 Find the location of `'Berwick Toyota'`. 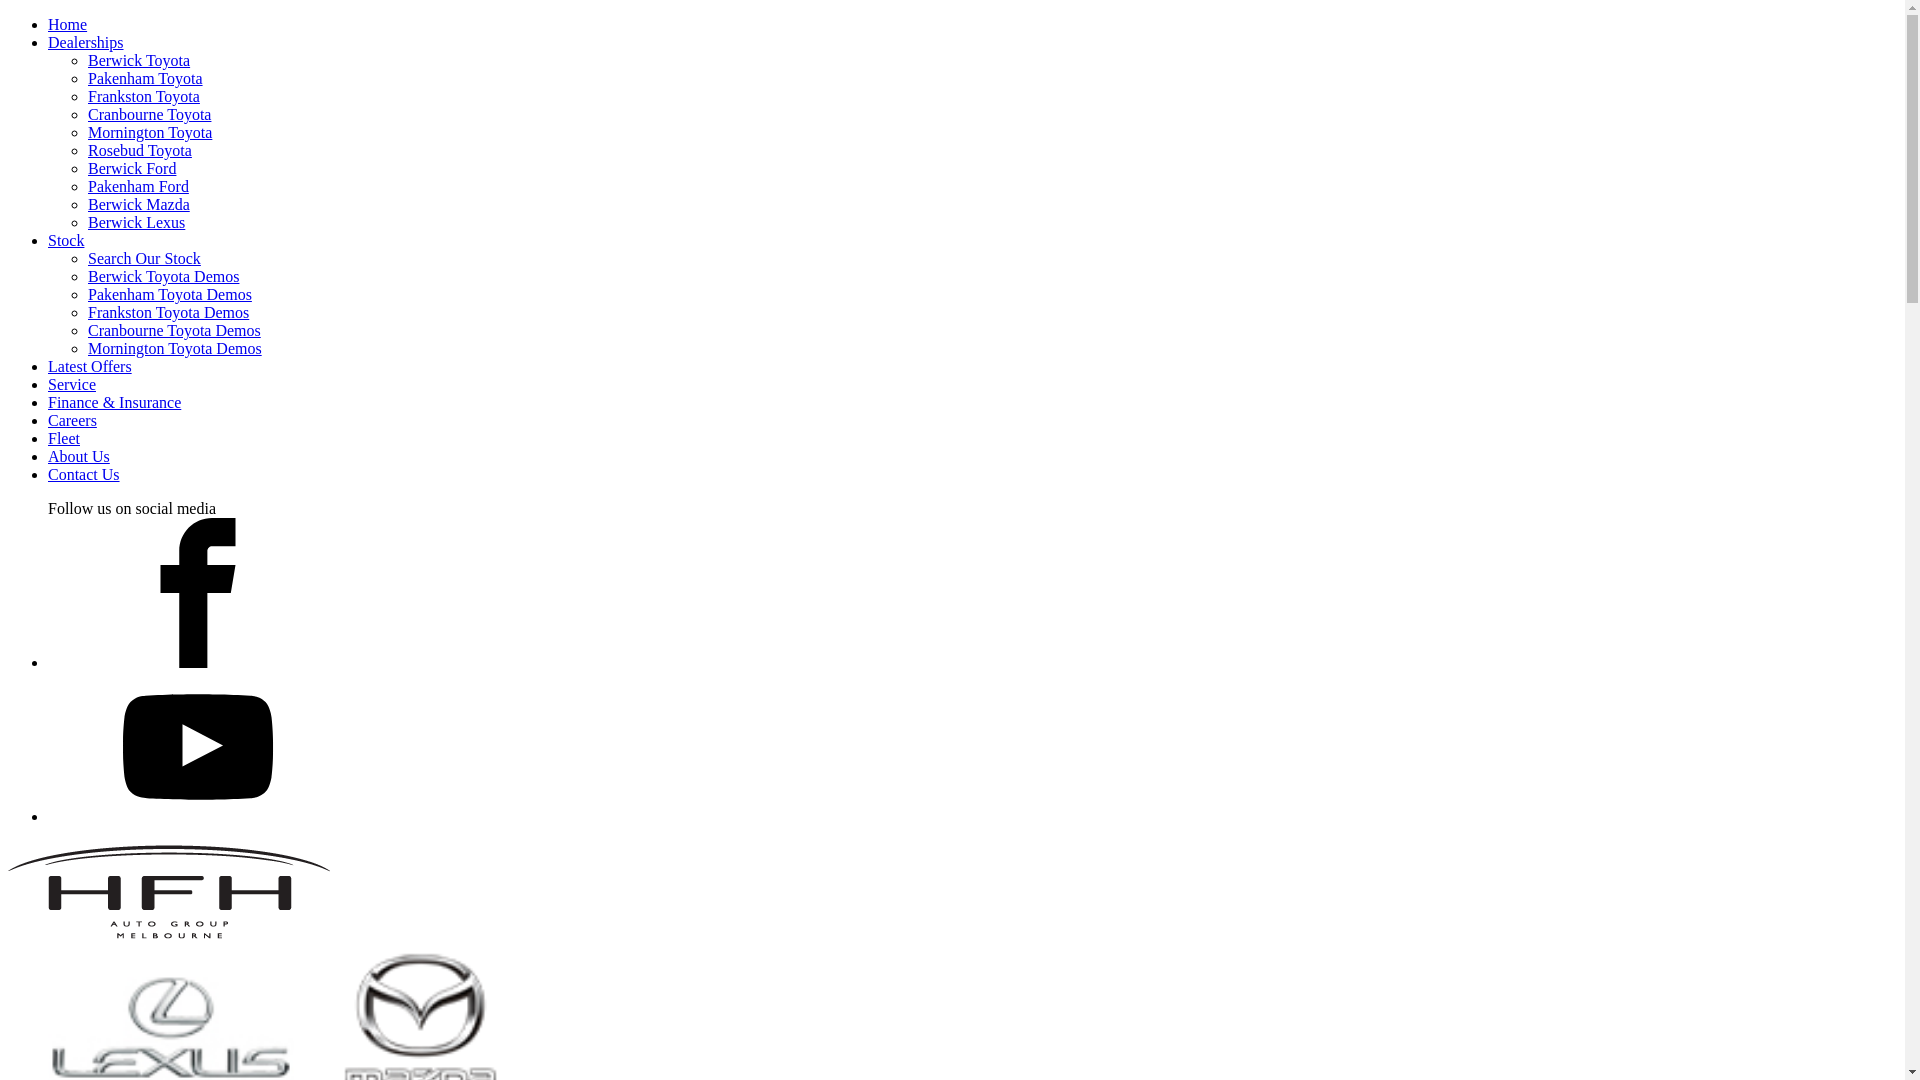

'Berwick Toyota' is located at coordinates (138, 59).